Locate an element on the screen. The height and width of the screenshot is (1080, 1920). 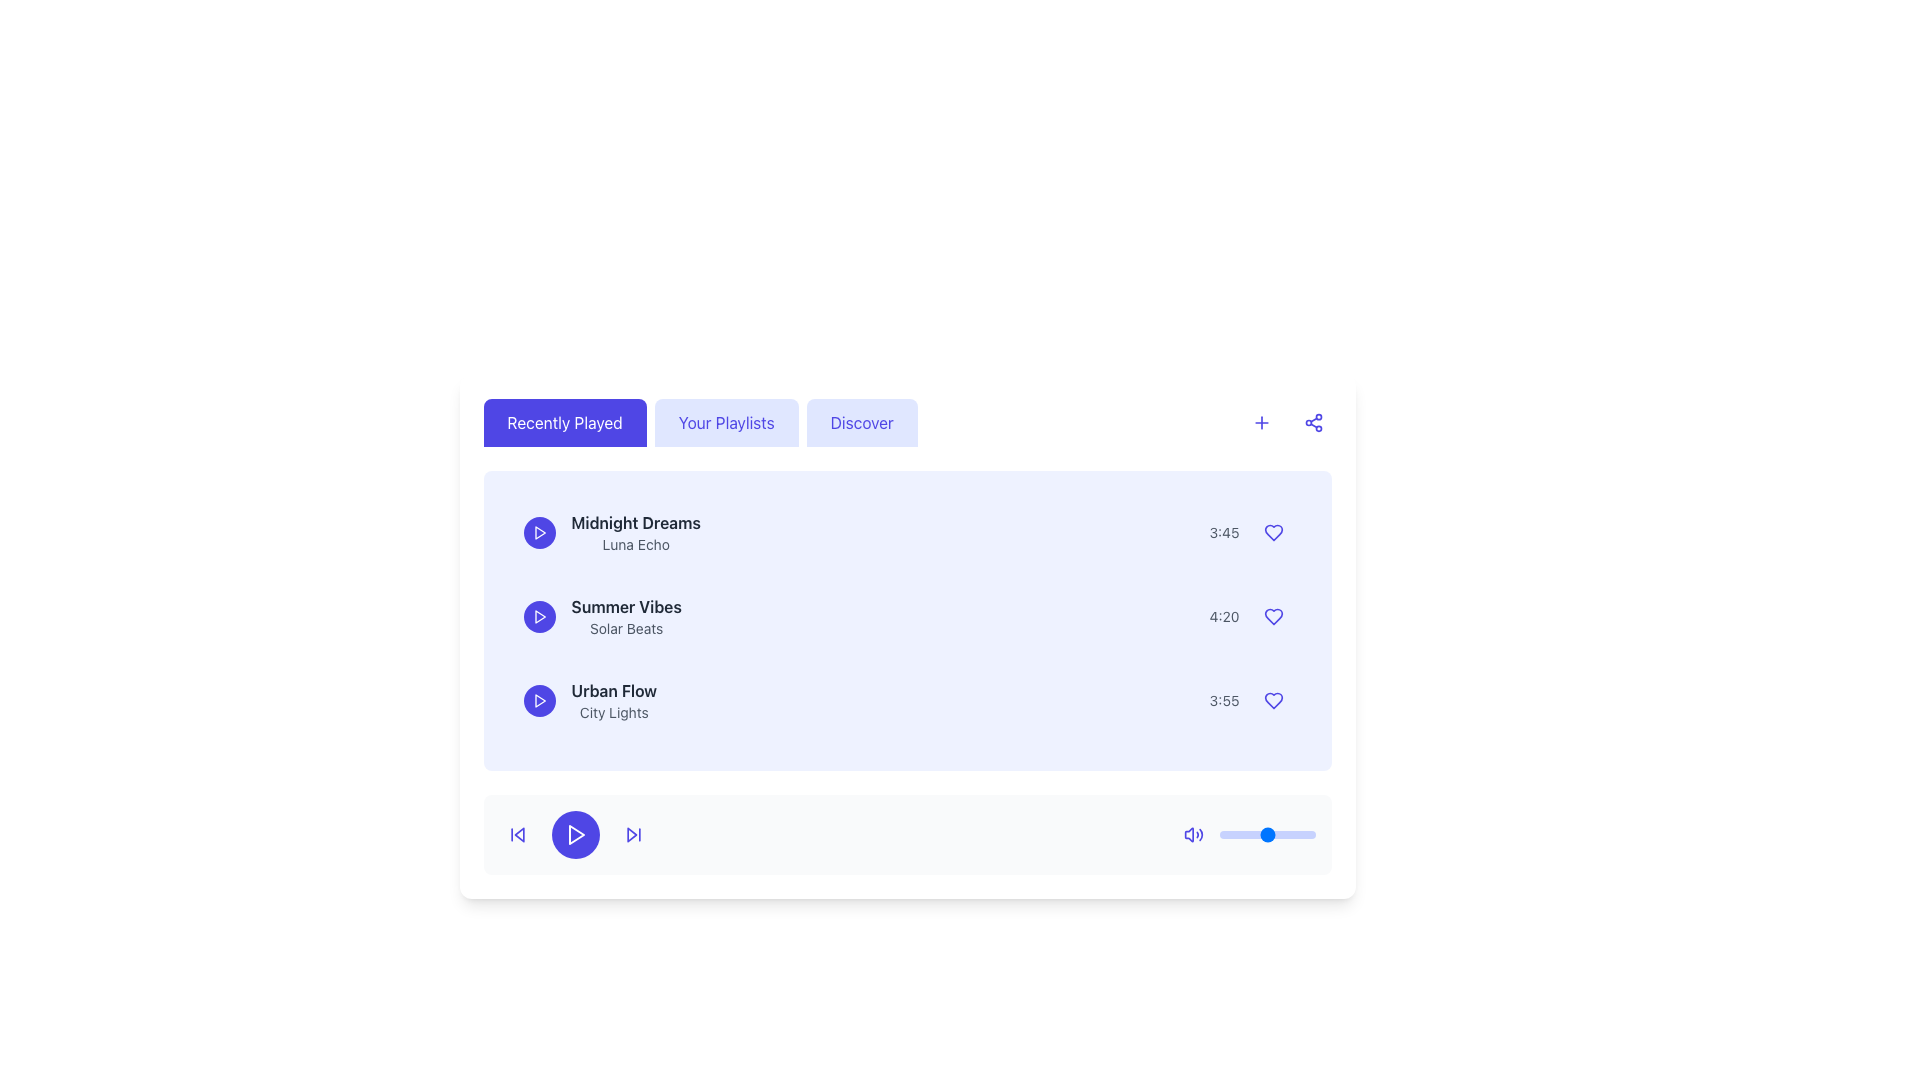
the heart-shaped icon in the 'Recently Played' panel is located at coordinates (1272, 616).